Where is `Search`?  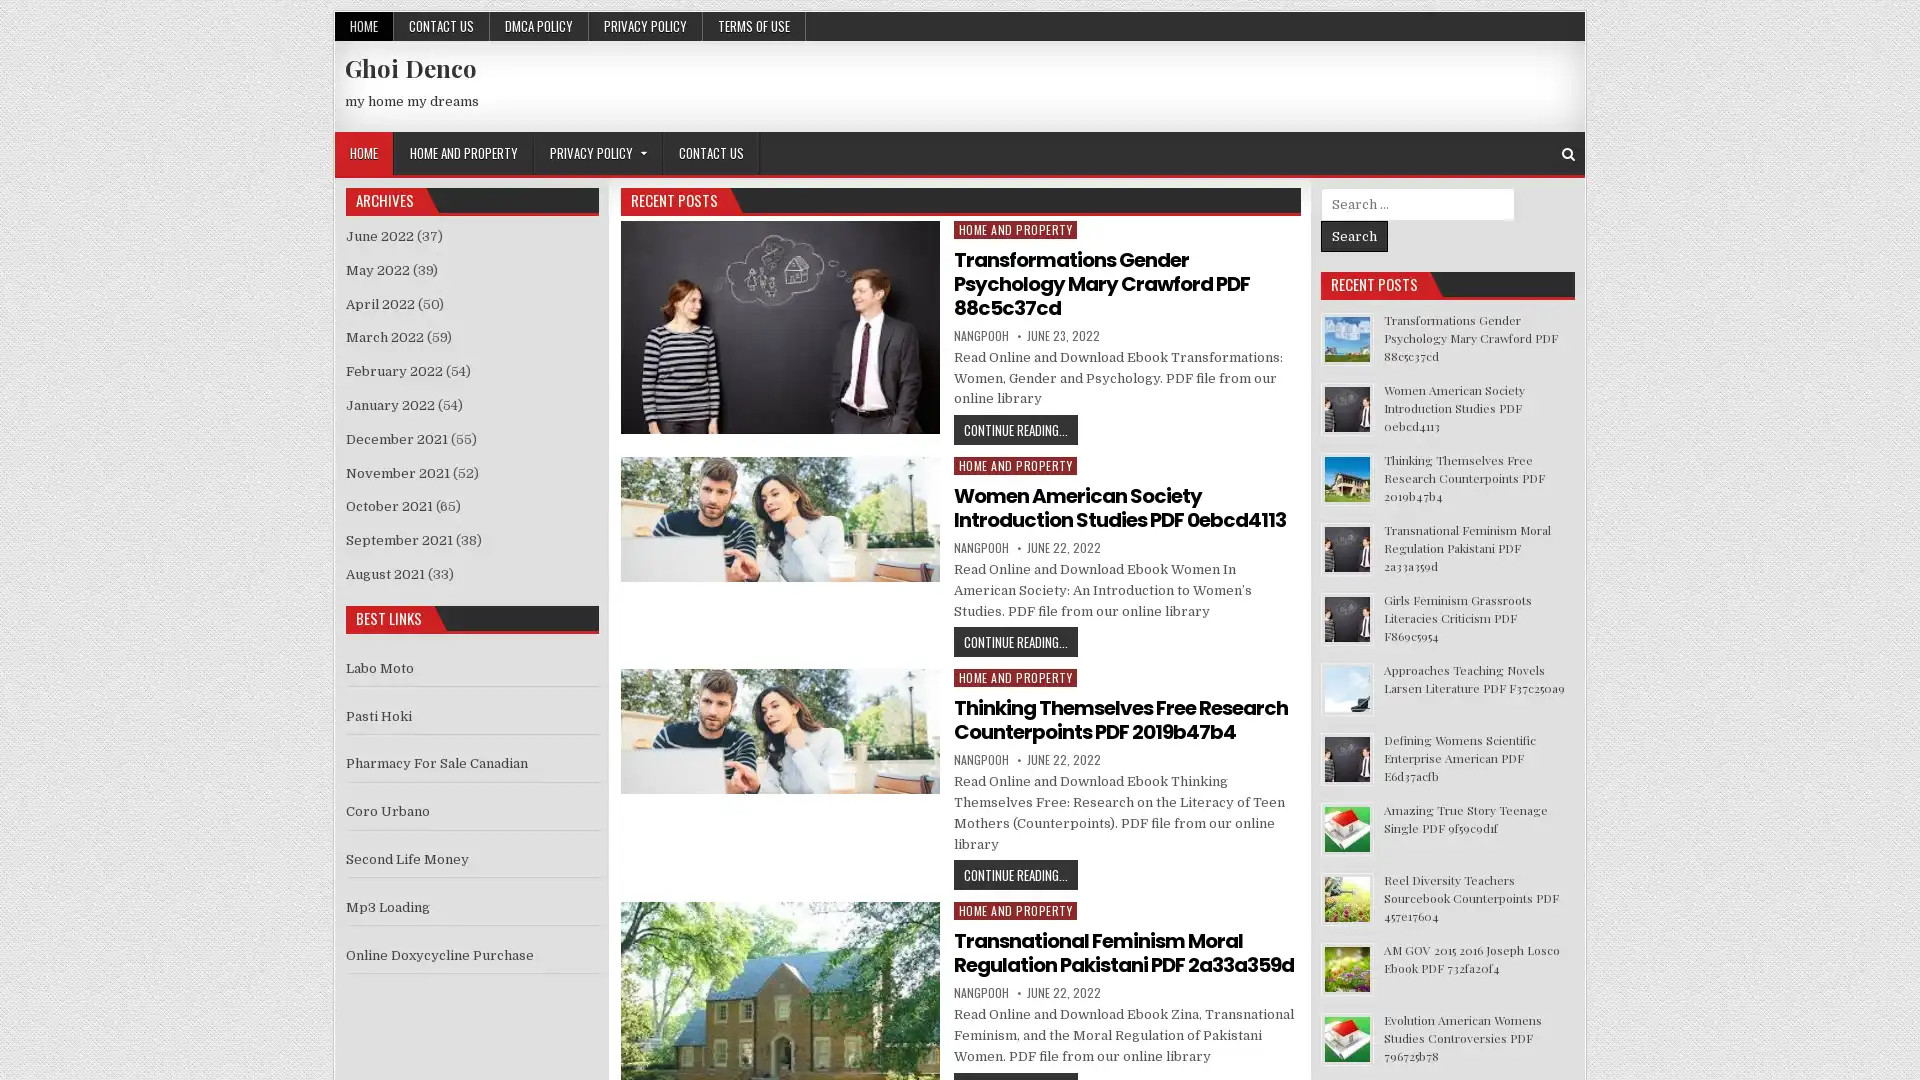 Search is located at coordinates (1354, 235).